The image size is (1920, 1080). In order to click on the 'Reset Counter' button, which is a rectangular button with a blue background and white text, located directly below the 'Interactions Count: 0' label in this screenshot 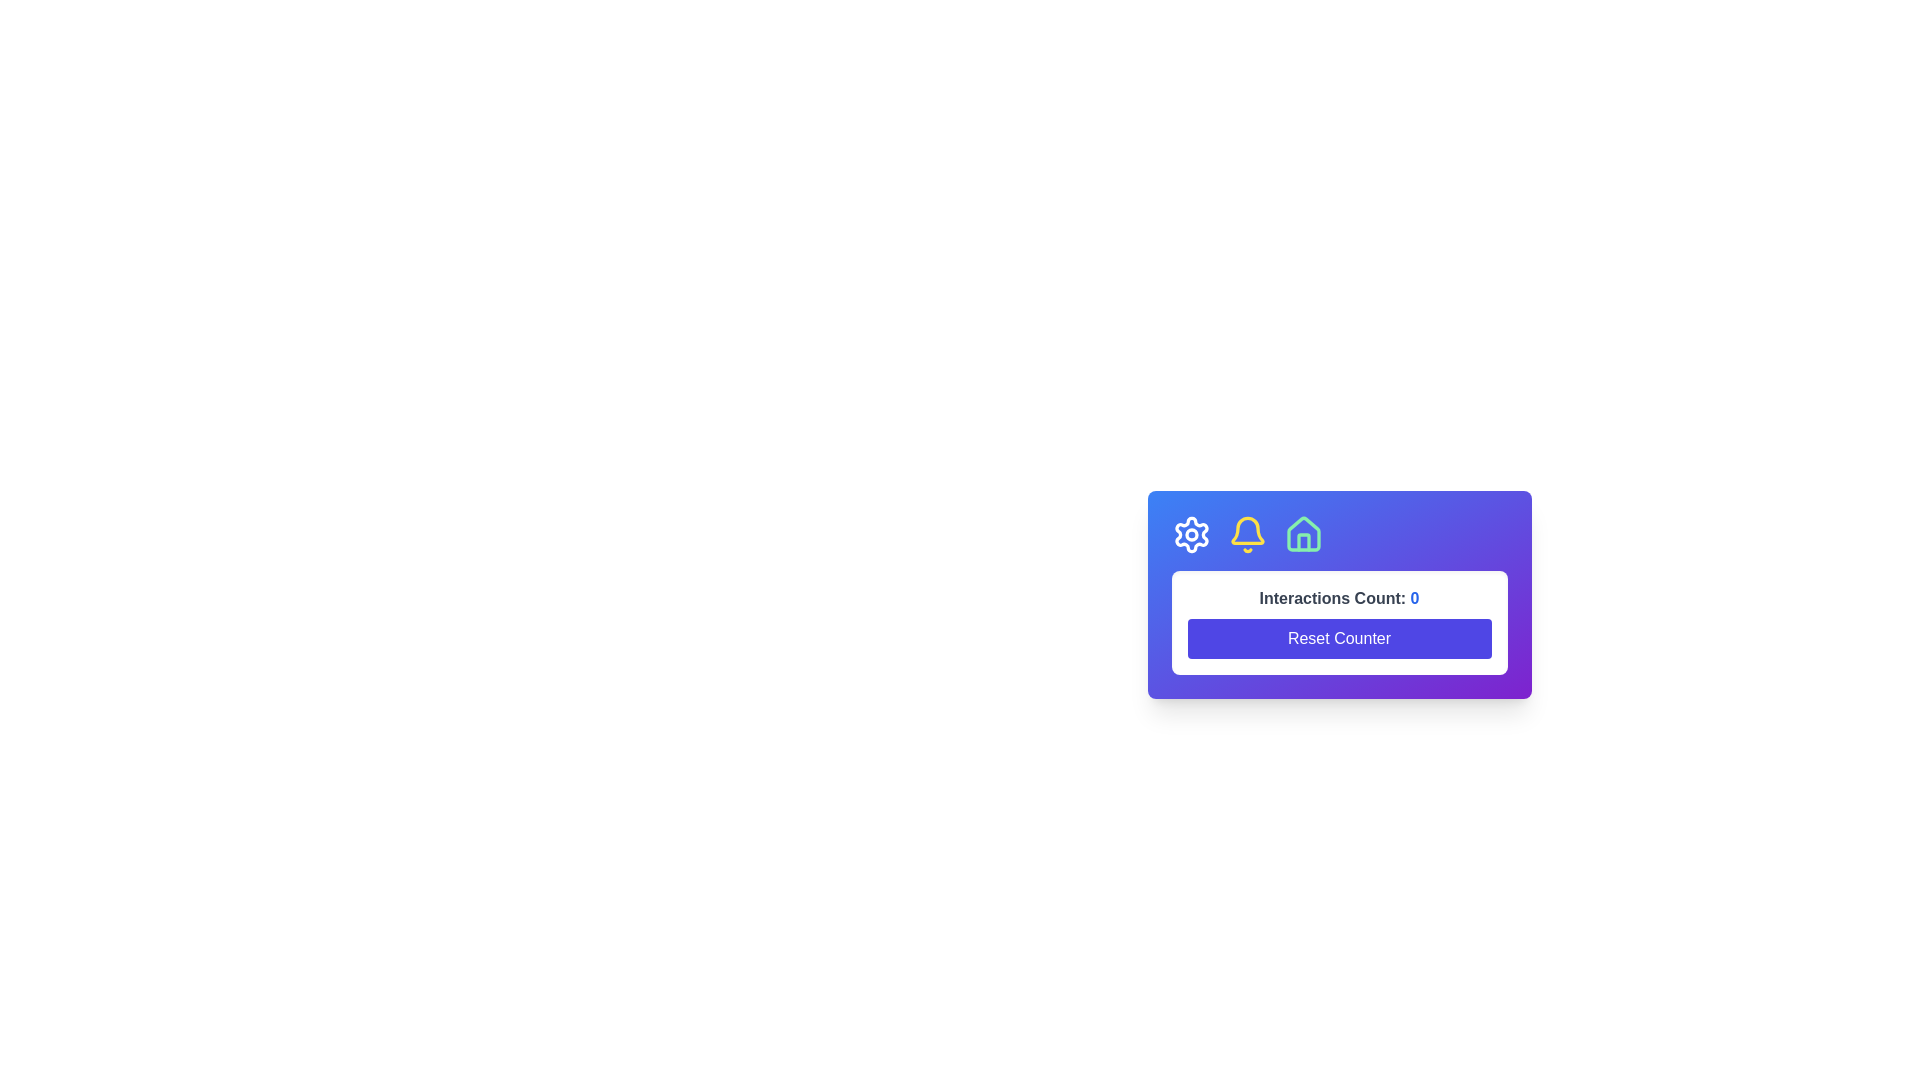, I will do `click(1339, 639)`.